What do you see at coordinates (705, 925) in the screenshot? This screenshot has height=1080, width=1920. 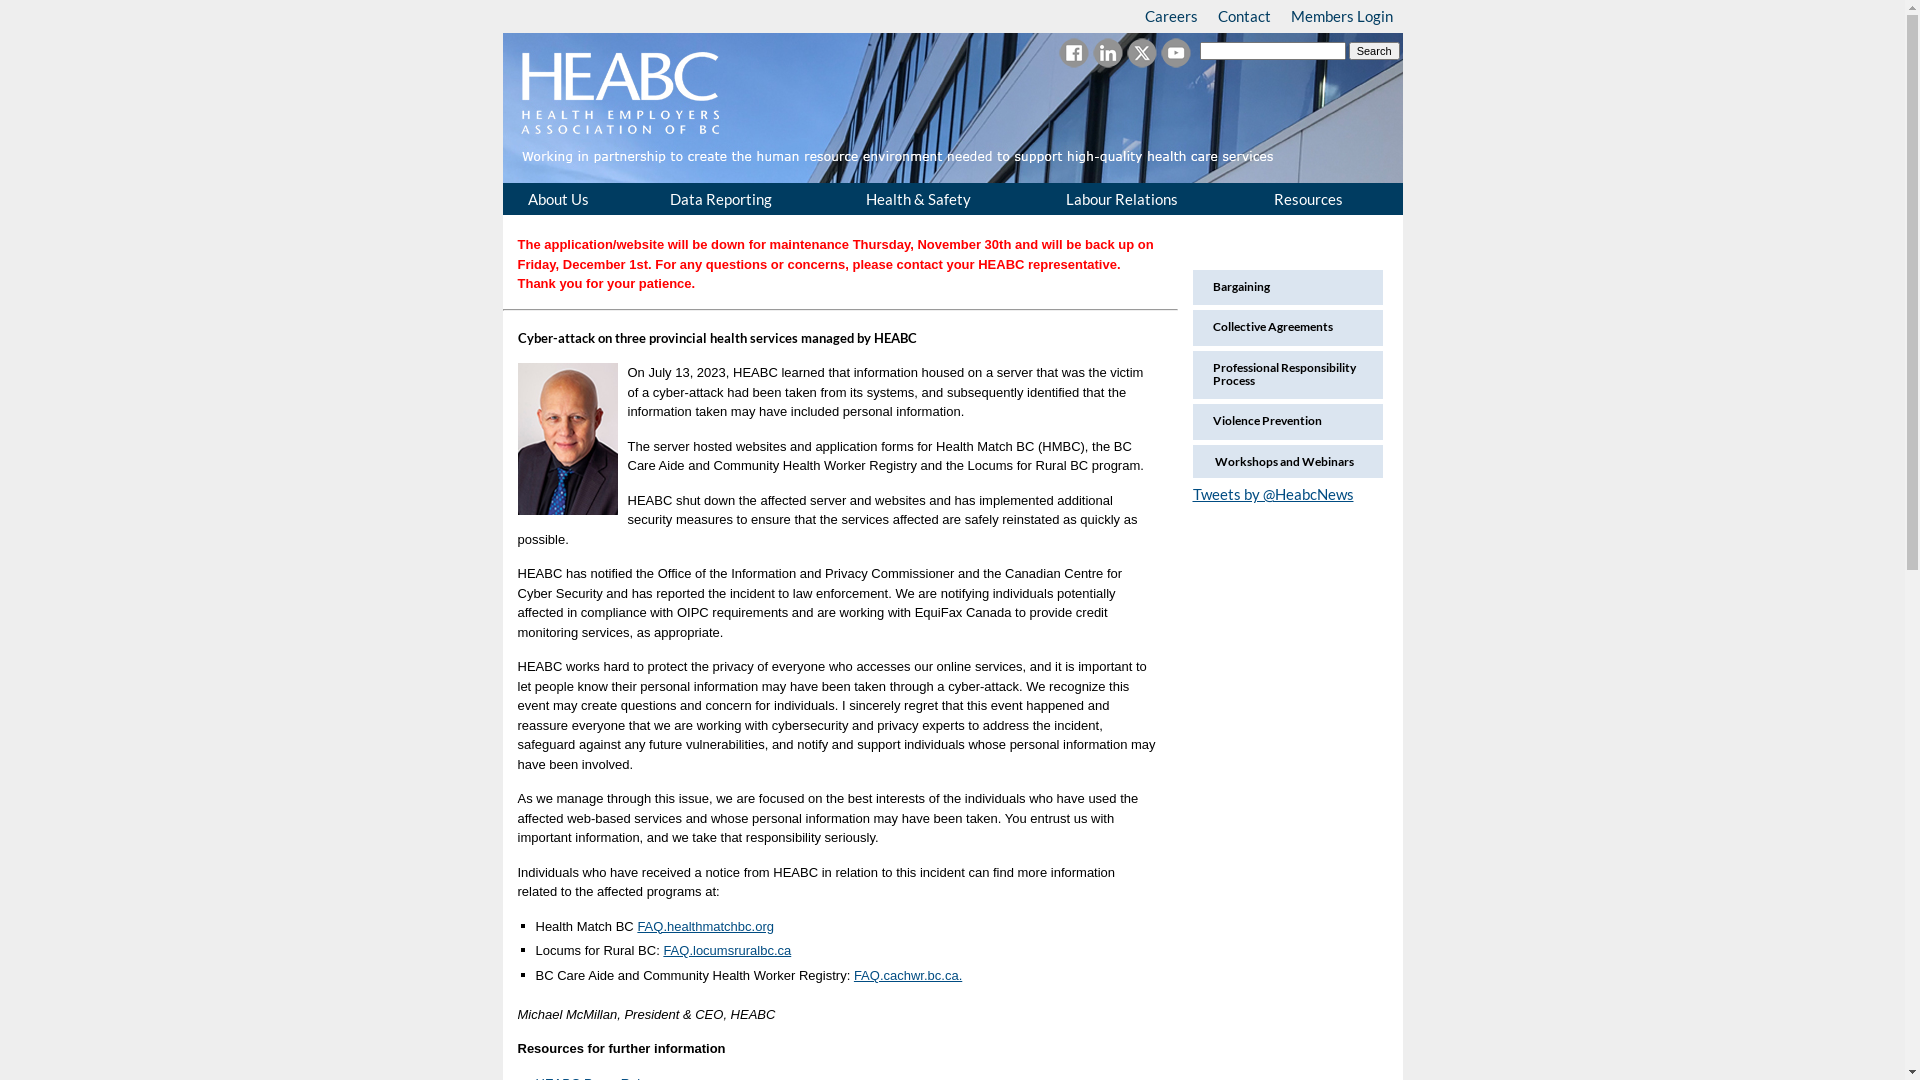 I see `'FAQ.healthmatchbc.org'` at bounding box center [705, 925].